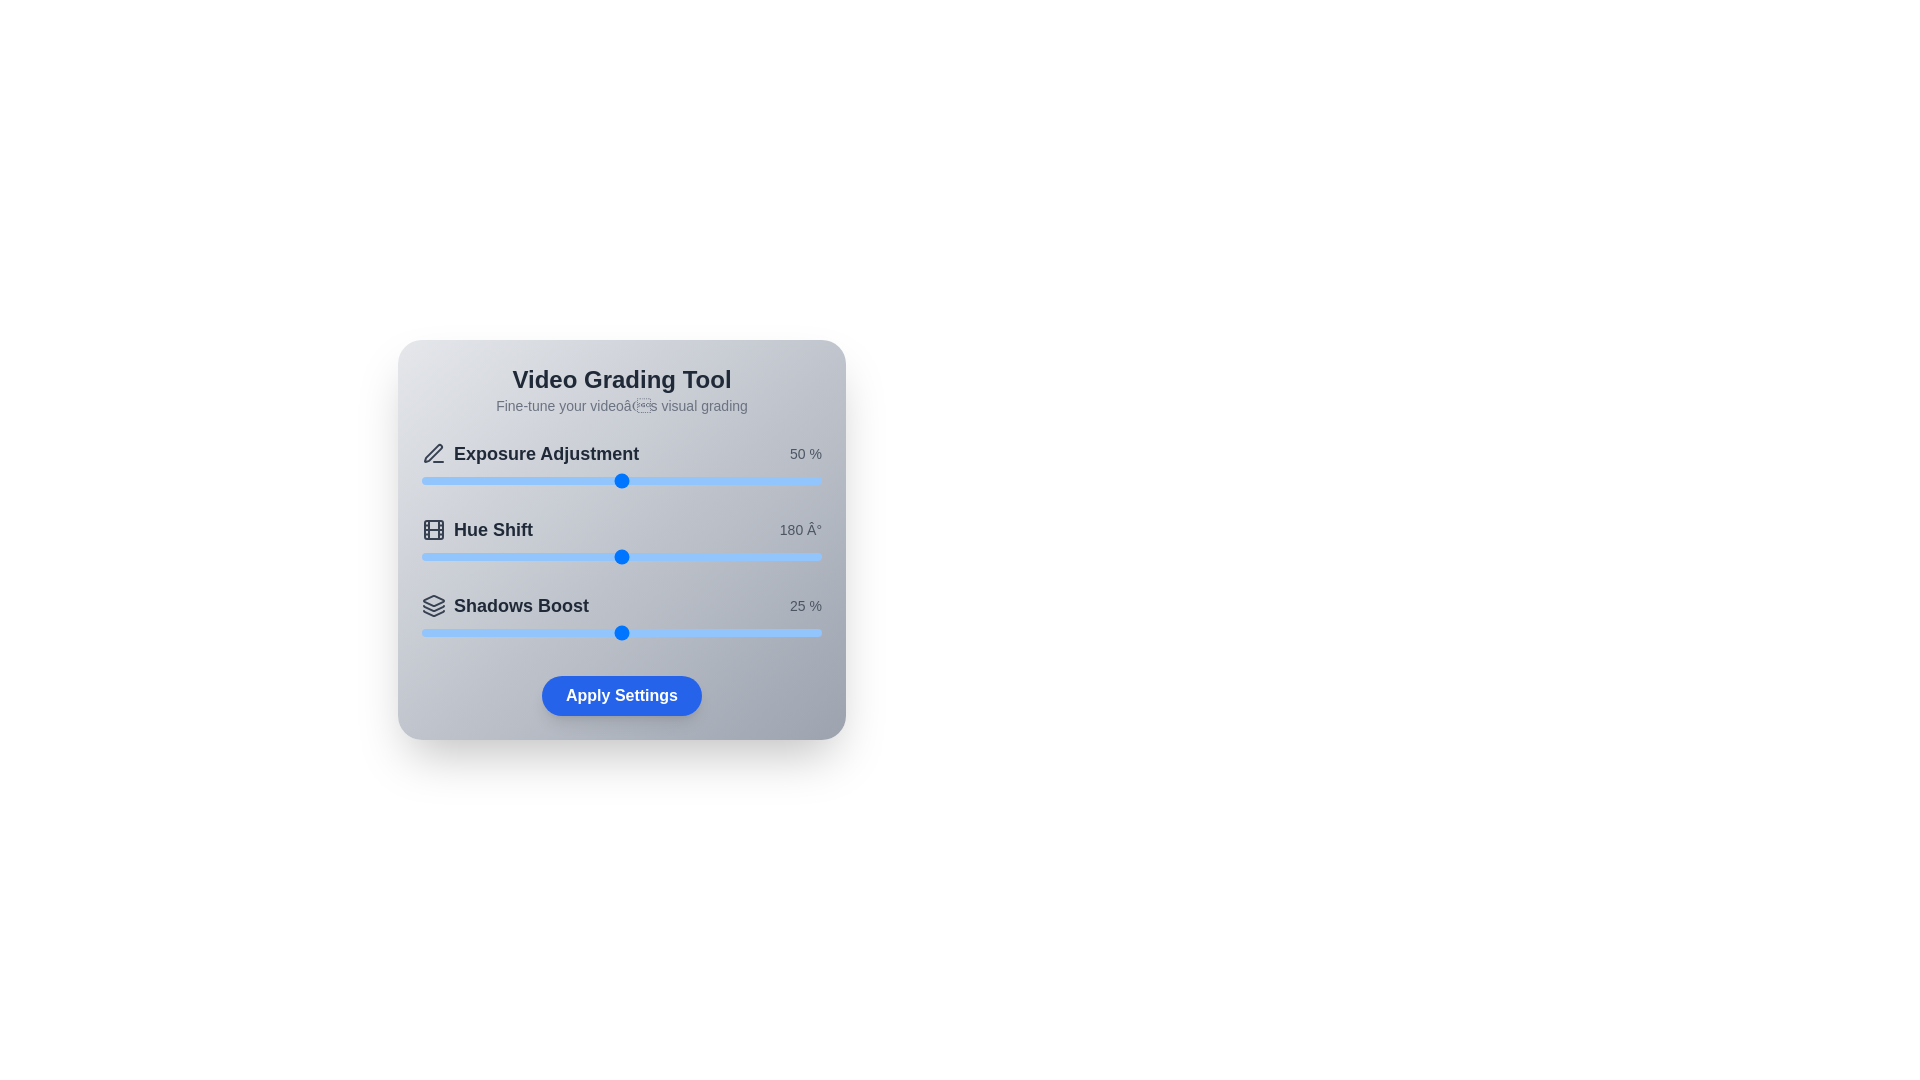 This screenshot has height=1080, width=1920. I want to click on the 'Hue Shift' text label, which is styled in bold, dark gray font and positioned between 'Exposure Adjustment' and 'Shadows Boost' in the visual grading tool interface, so click(476, 528).